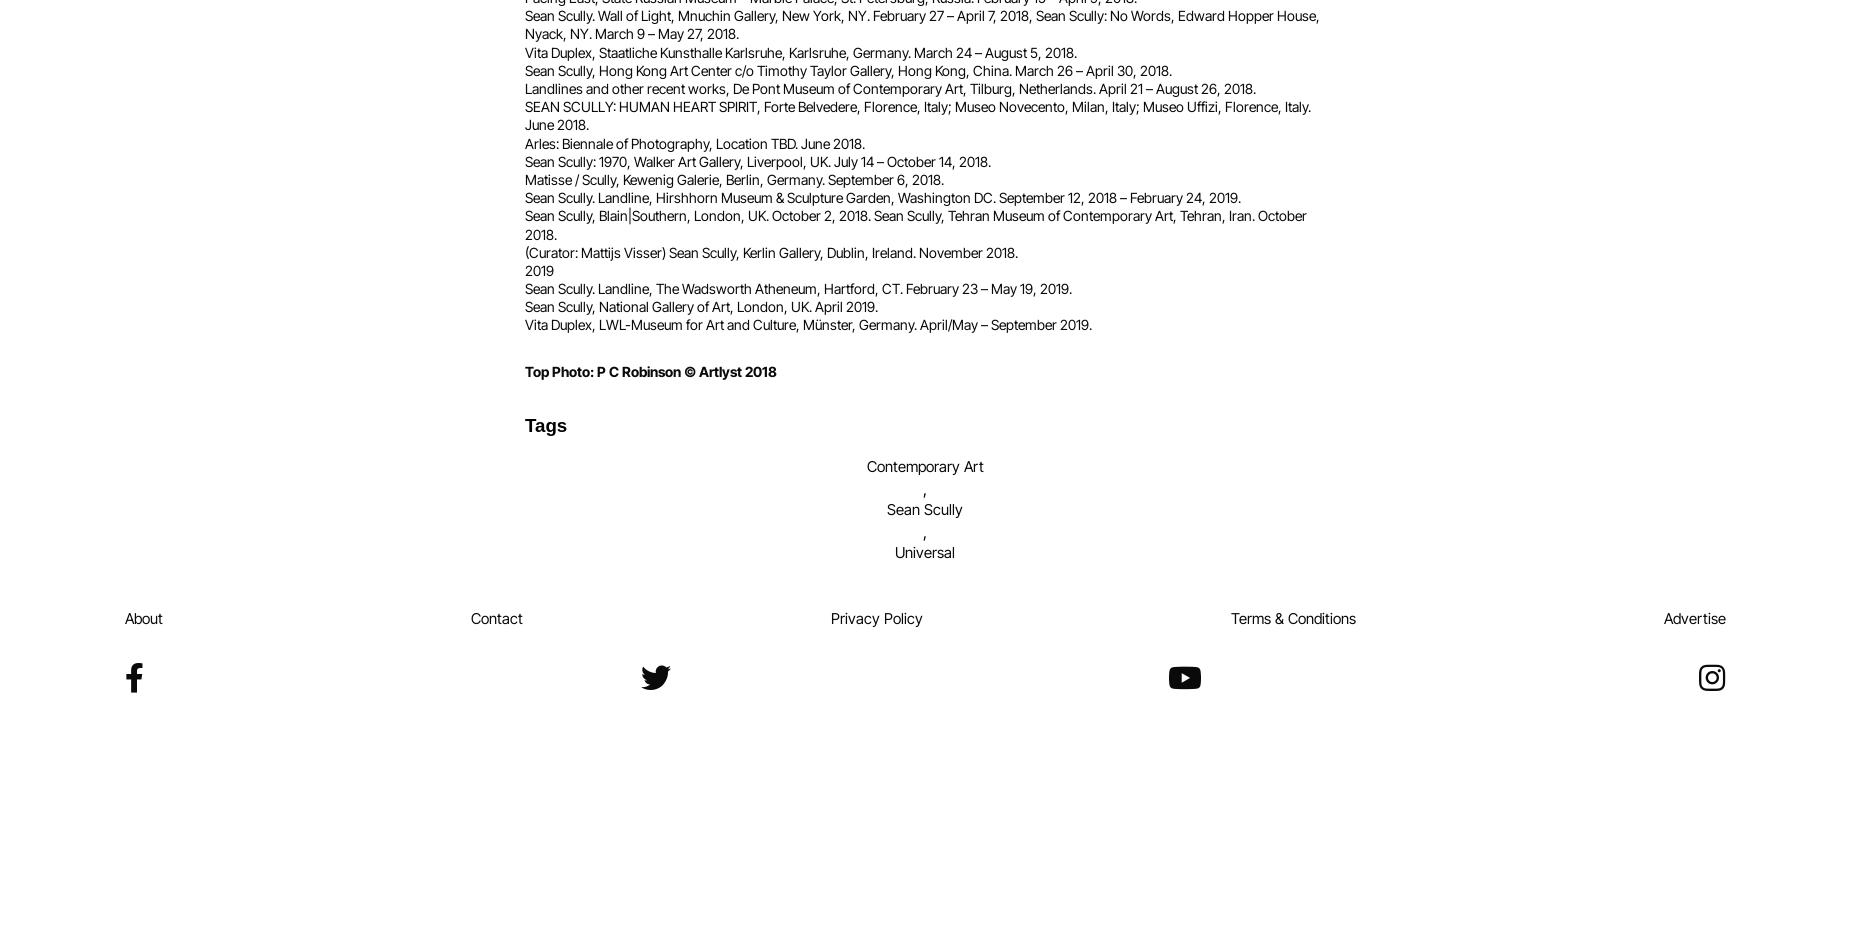 The image size is (1850, 925). I want to click on 'Sean Scully. Wall of Light, Mnuchin Gallery, New York, NY. February 27 – April 7, 2018, Sean Scully: No Words, Edward Hopper House, Nyack, NY. March 9 – May 27, 2018.', so click(922, 23).